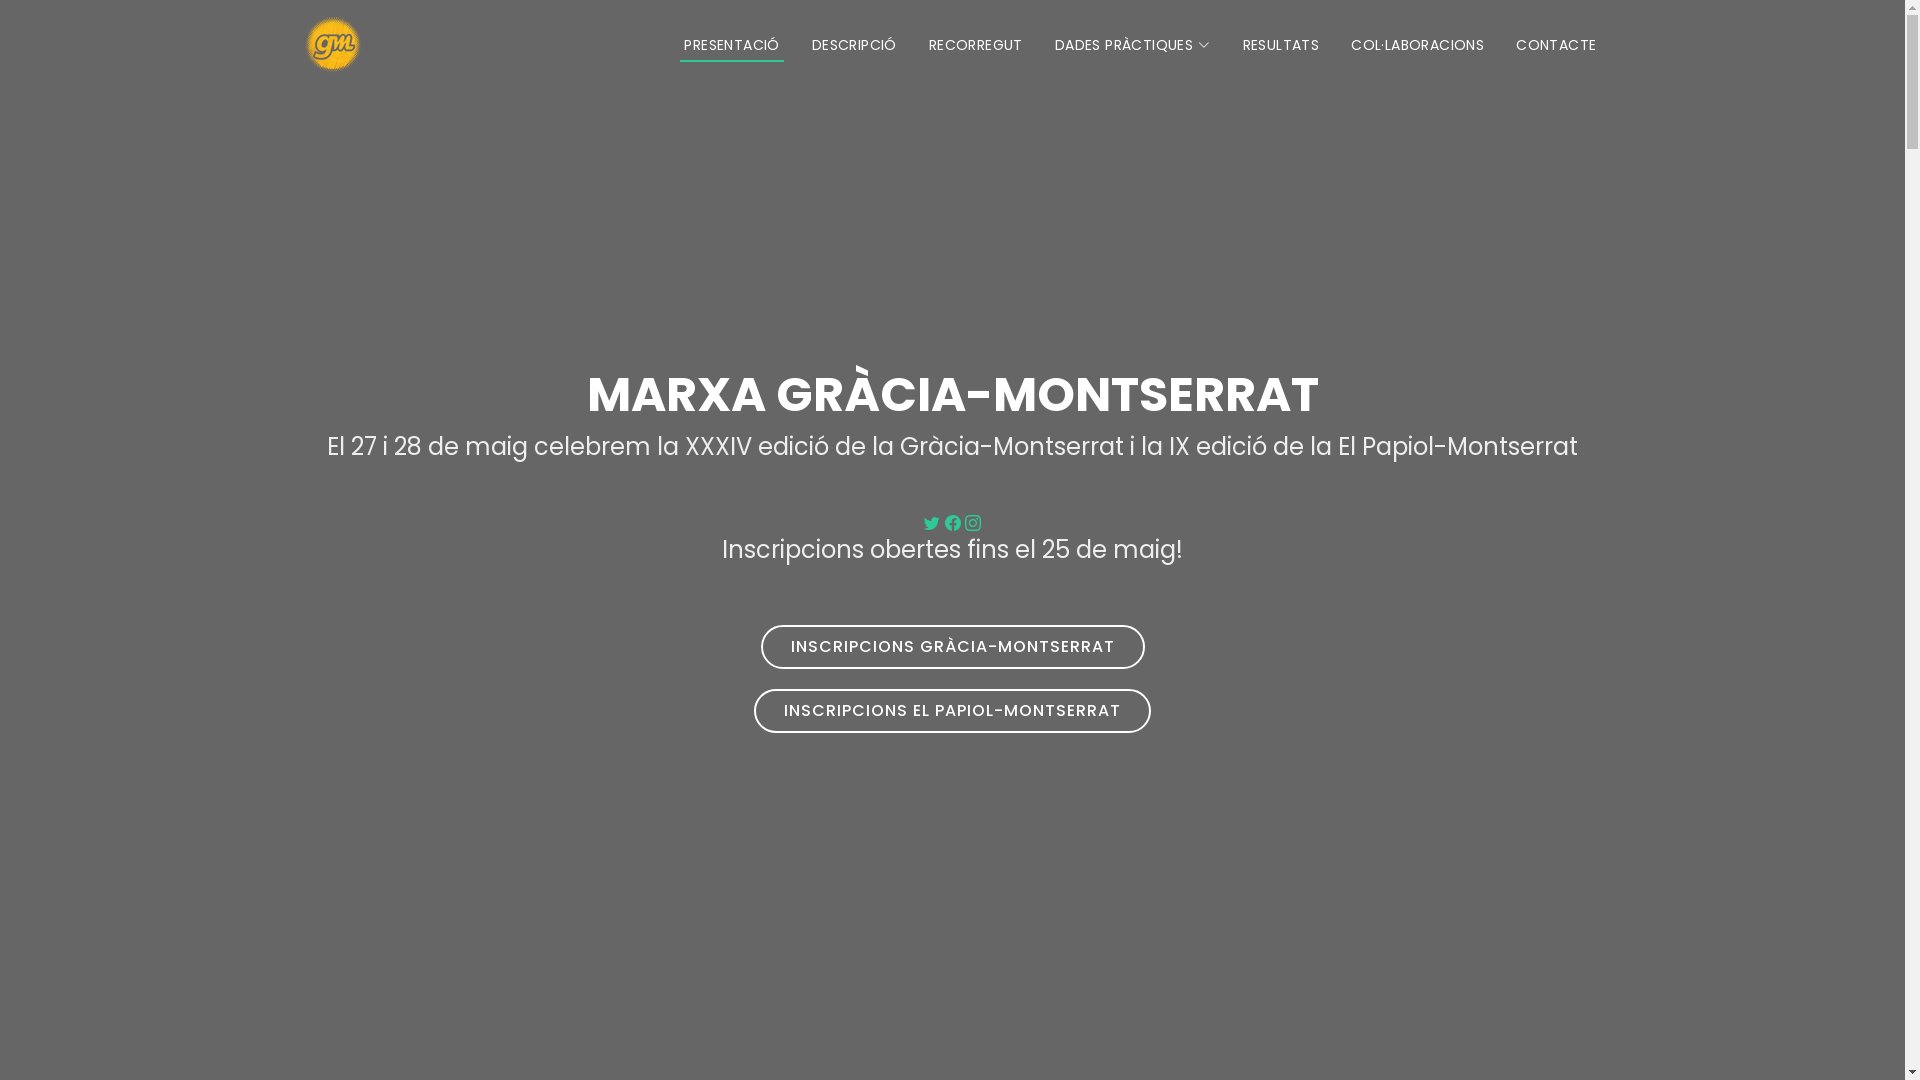 Image resolution: width=1920 pixels, height=1080 pixels. What do you see at coordinates (975, 44) in the screenshot?
I see `'RECORREGUT'` at bounding box center [975, 44].